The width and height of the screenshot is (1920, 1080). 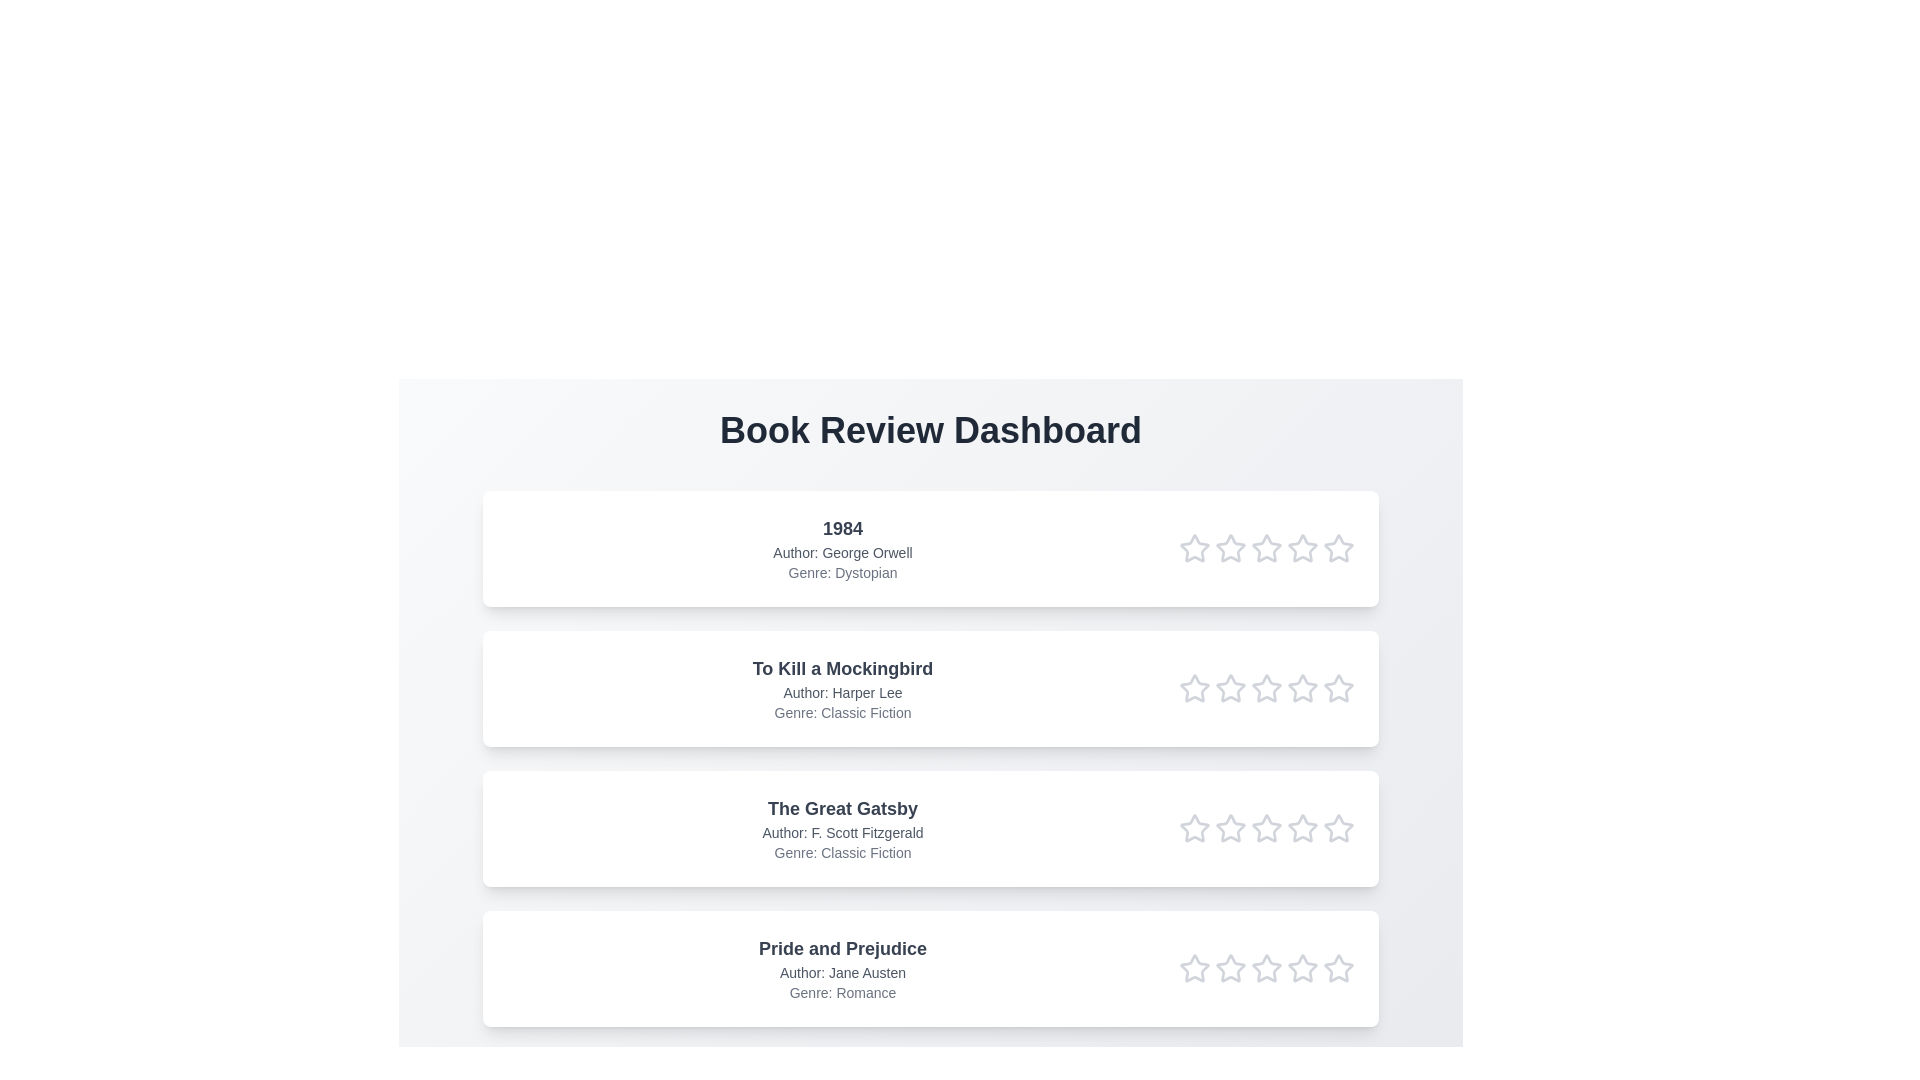 What do you see at coordinates (1302, 967) in the screenshot?
I see `the star corresponding to 4 in the rating row of the book titled Pride and Prejudice` at bounding box center [1302, 967].